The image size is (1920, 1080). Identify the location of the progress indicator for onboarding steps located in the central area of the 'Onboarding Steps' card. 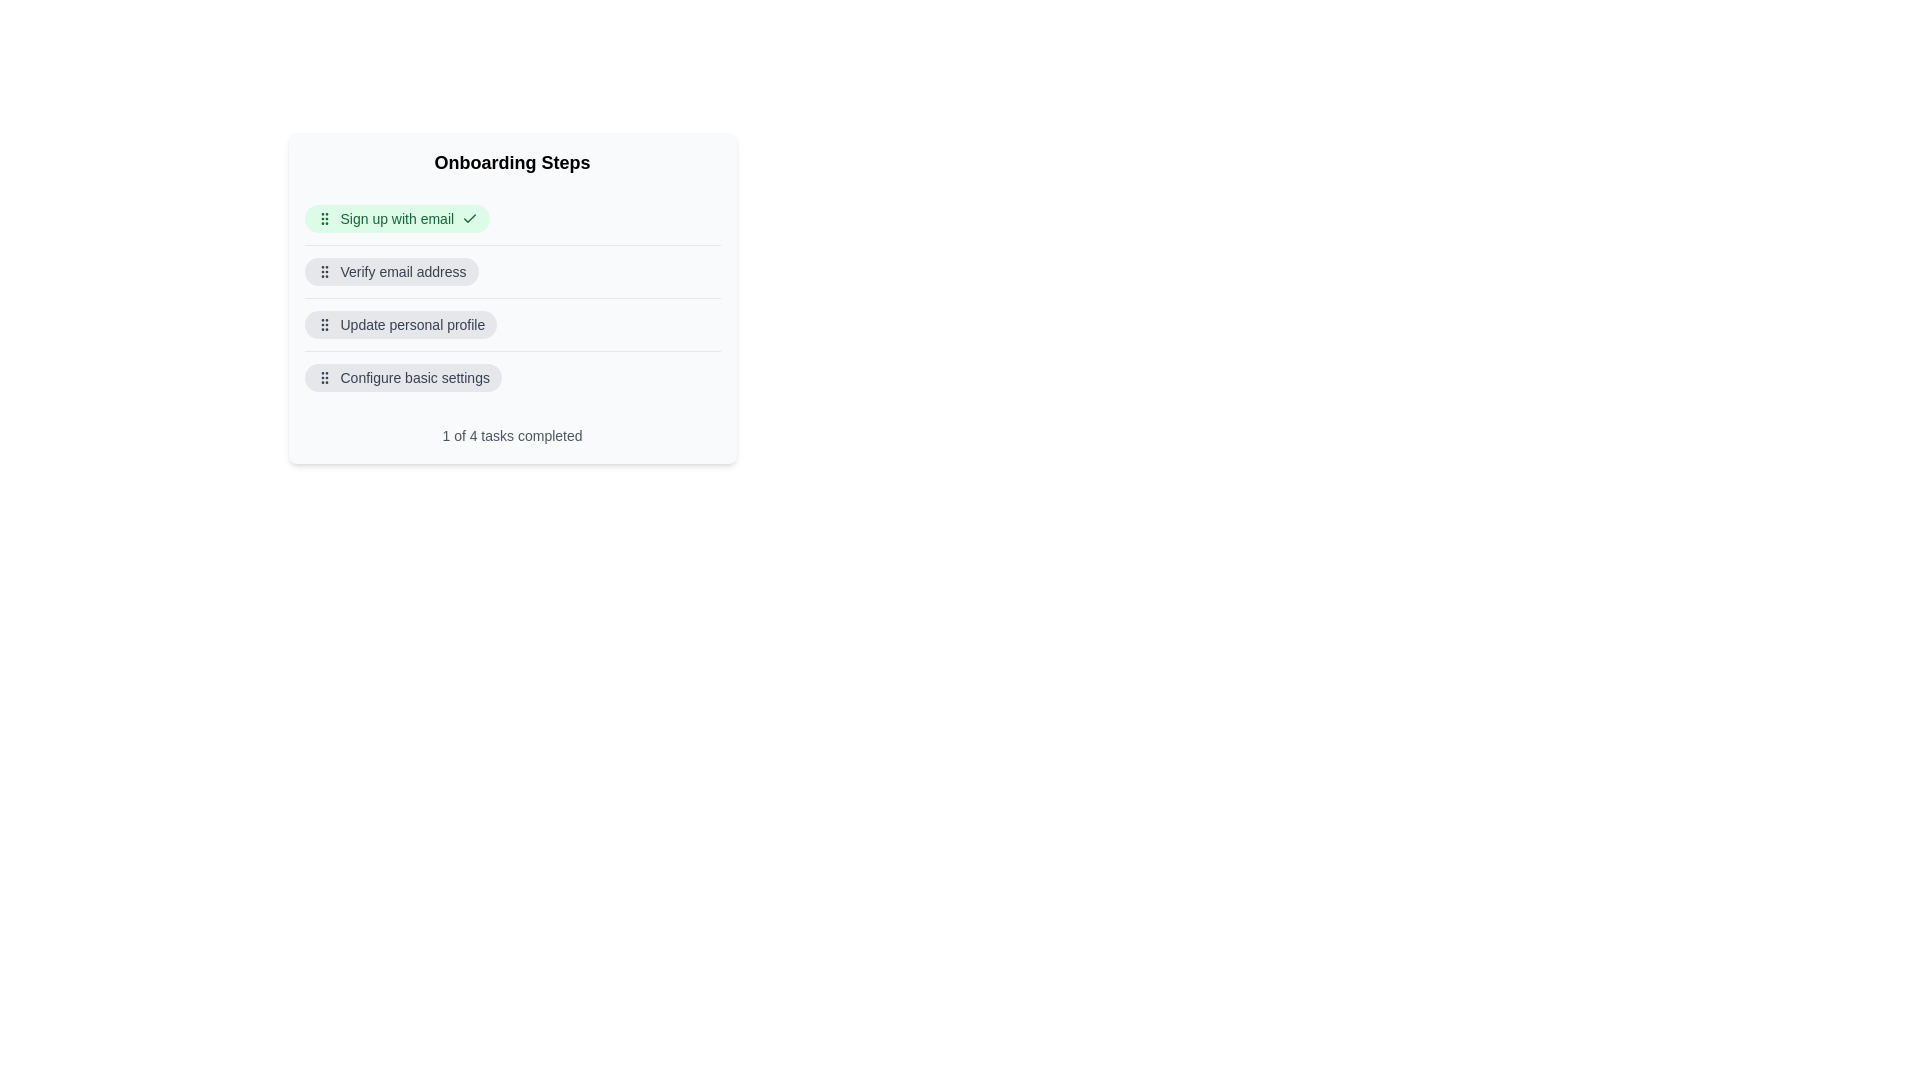
(512, 298).